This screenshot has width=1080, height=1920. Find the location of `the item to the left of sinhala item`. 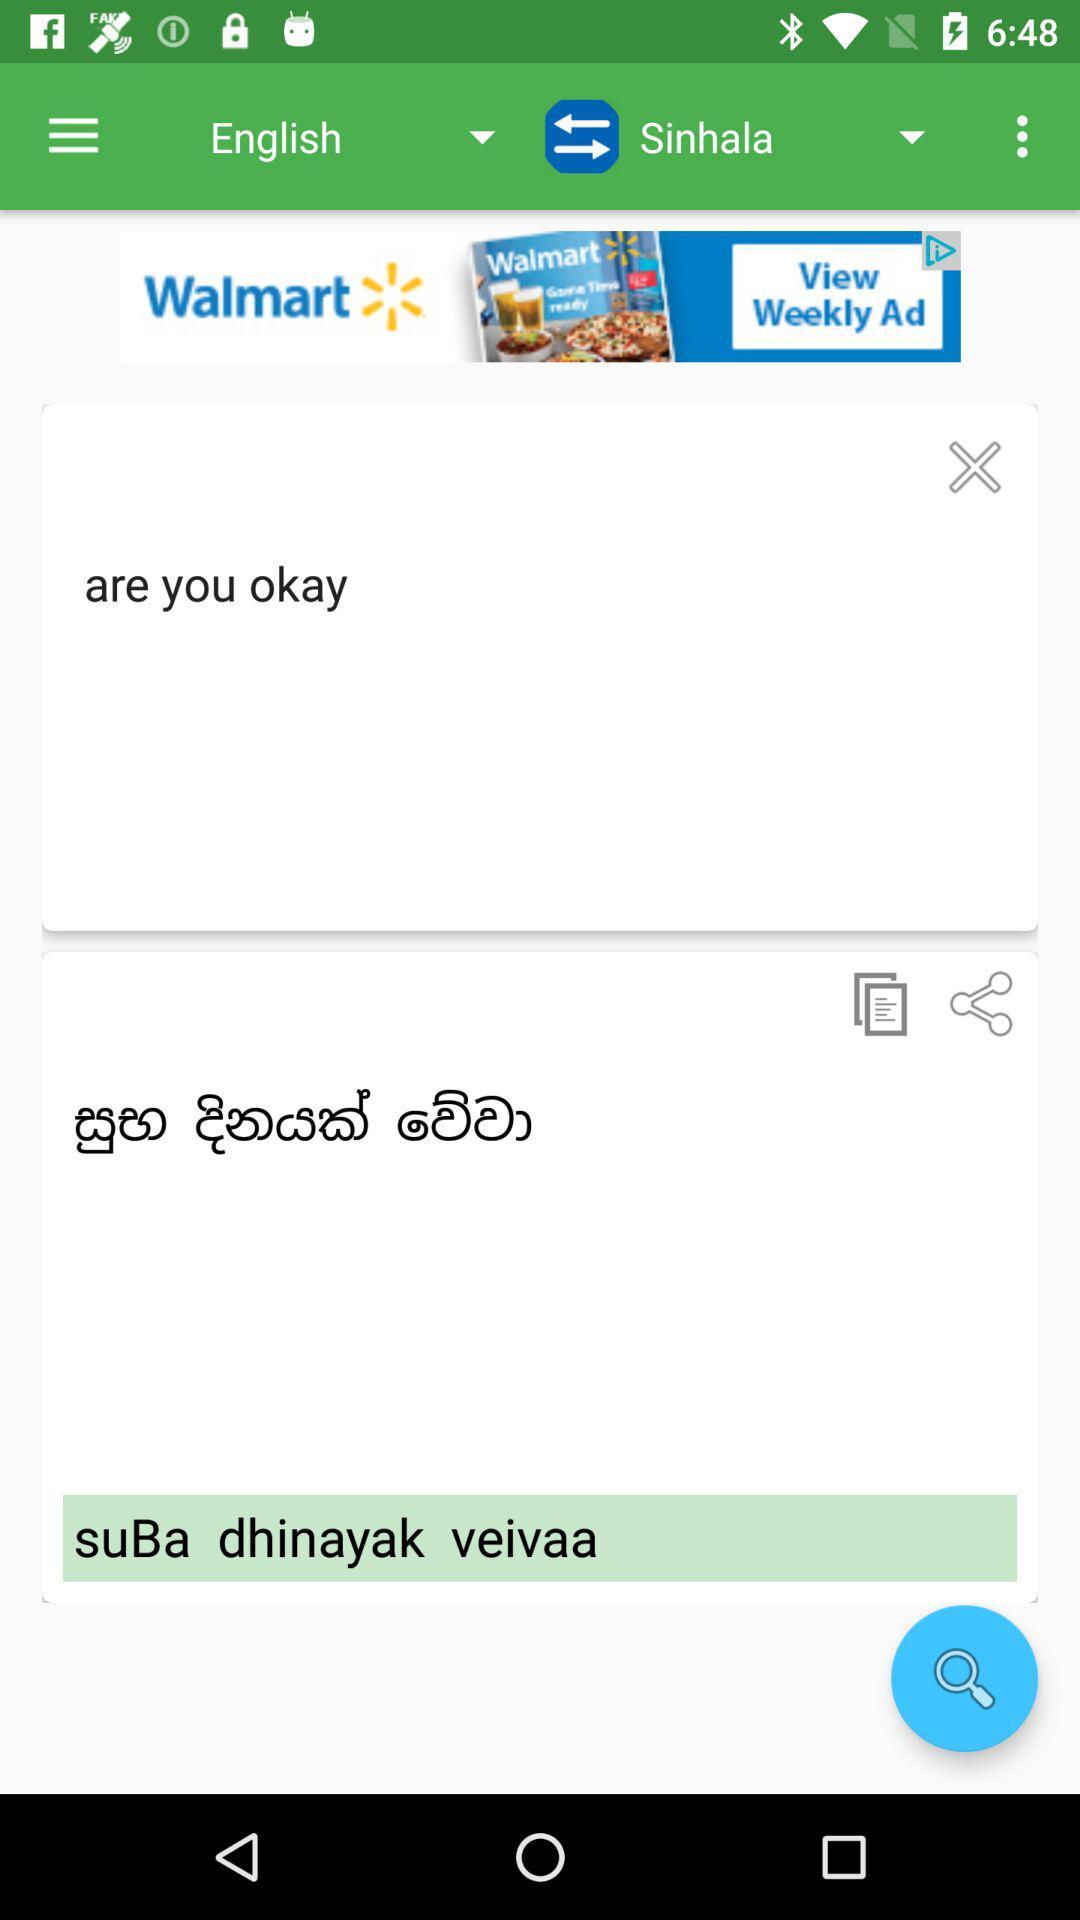

the item to the left of sinhala item is located at coordinates (582, 135).